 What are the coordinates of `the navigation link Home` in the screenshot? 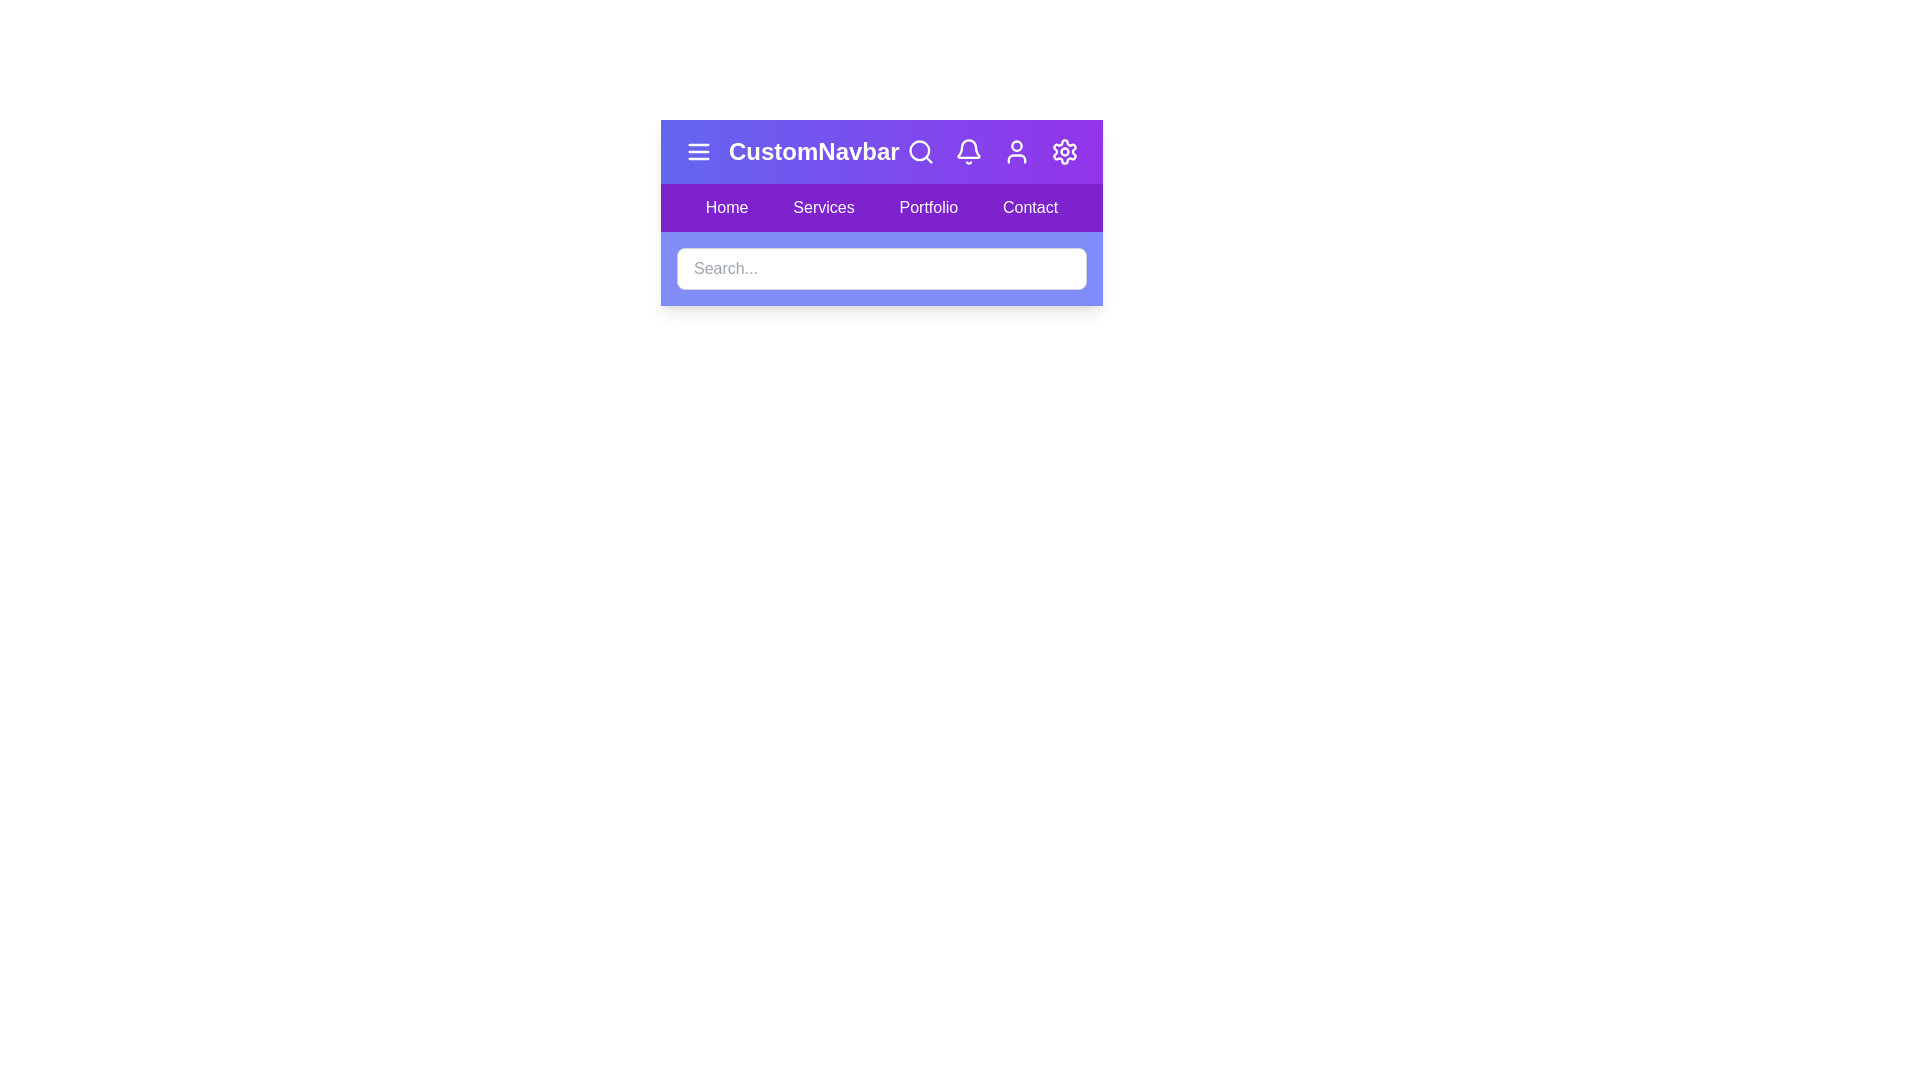 It's located at (725, 208).